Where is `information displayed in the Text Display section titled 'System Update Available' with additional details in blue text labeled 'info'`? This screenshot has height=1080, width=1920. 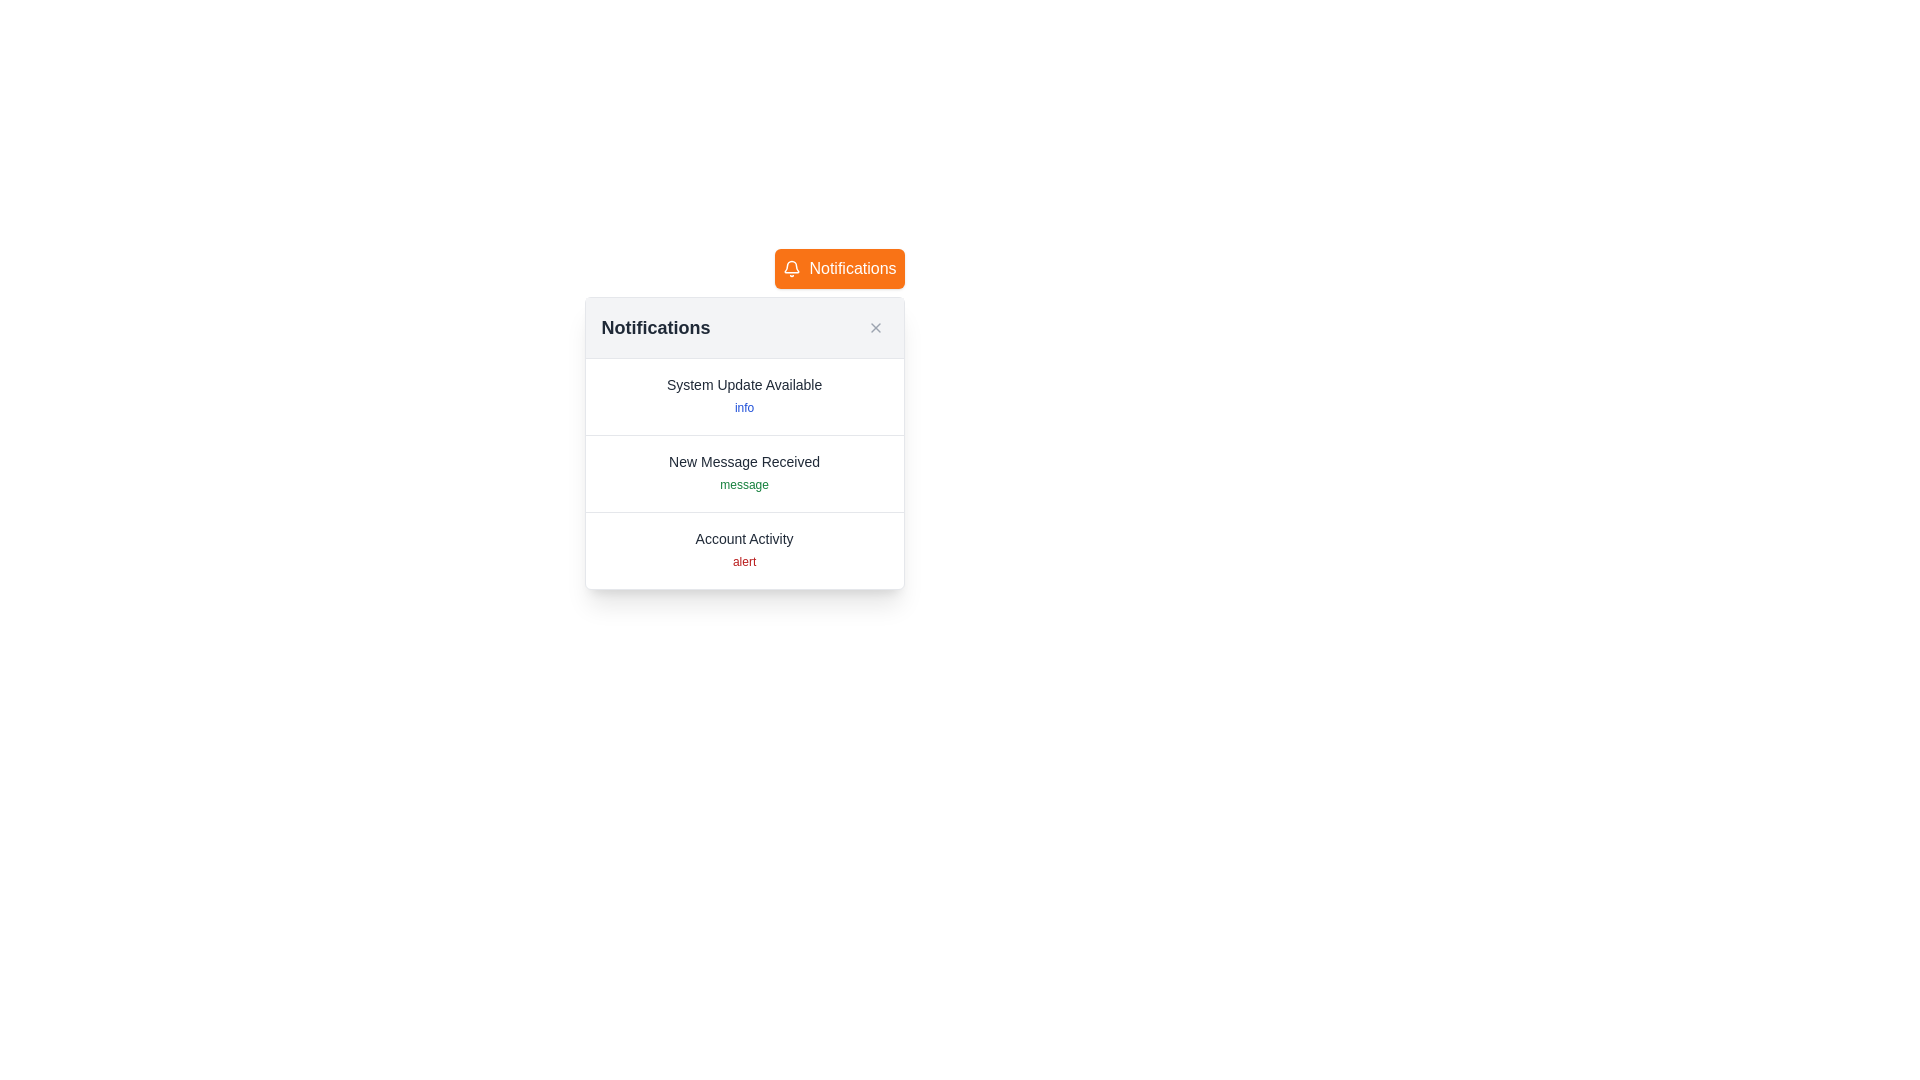 information displayed in the Text Display section titled 'System Update Available' with additional details in blue text labeled 'info' is located at coordinates (743, 397).